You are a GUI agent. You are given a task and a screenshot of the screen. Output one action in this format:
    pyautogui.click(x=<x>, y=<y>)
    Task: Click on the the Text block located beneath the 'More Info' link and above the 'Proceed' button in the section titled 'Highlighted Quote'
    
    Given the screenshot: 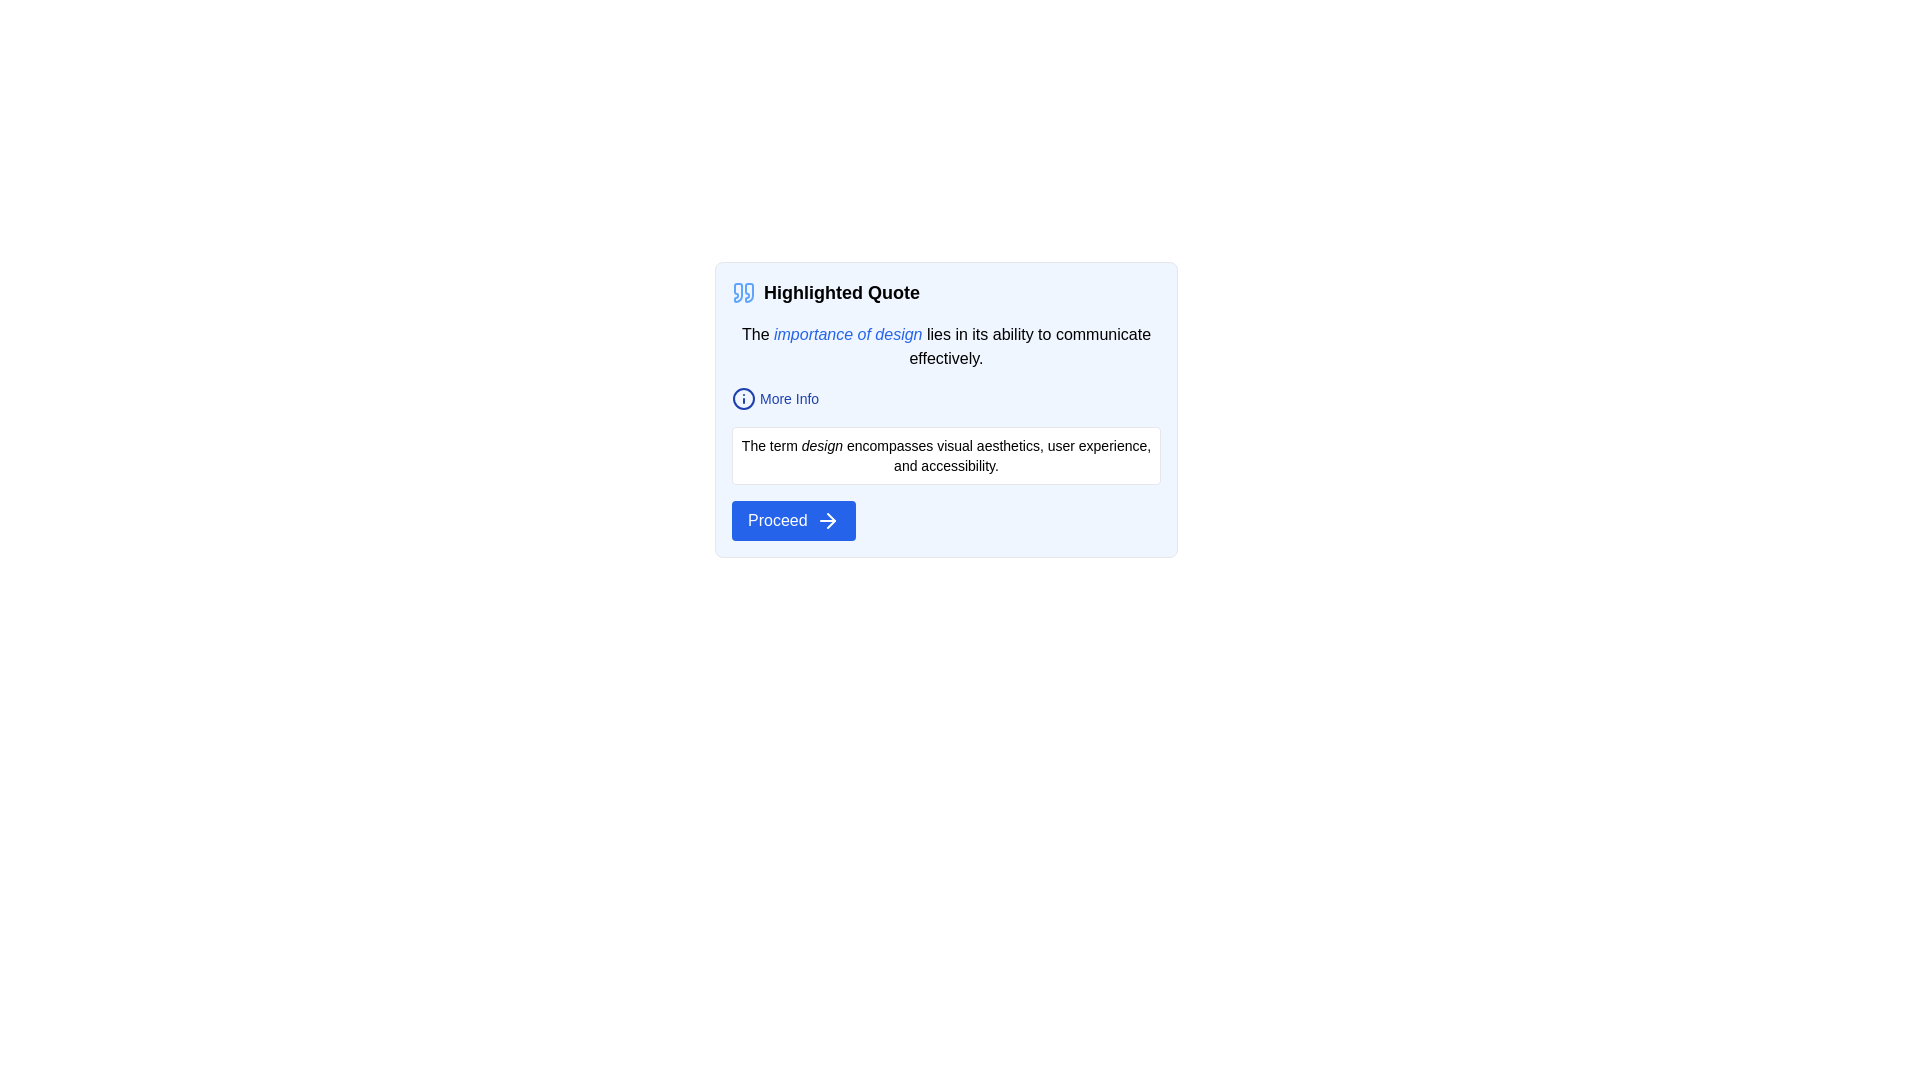 What is the action you would take?
    pyautogui.click(x=945, y=455)
    